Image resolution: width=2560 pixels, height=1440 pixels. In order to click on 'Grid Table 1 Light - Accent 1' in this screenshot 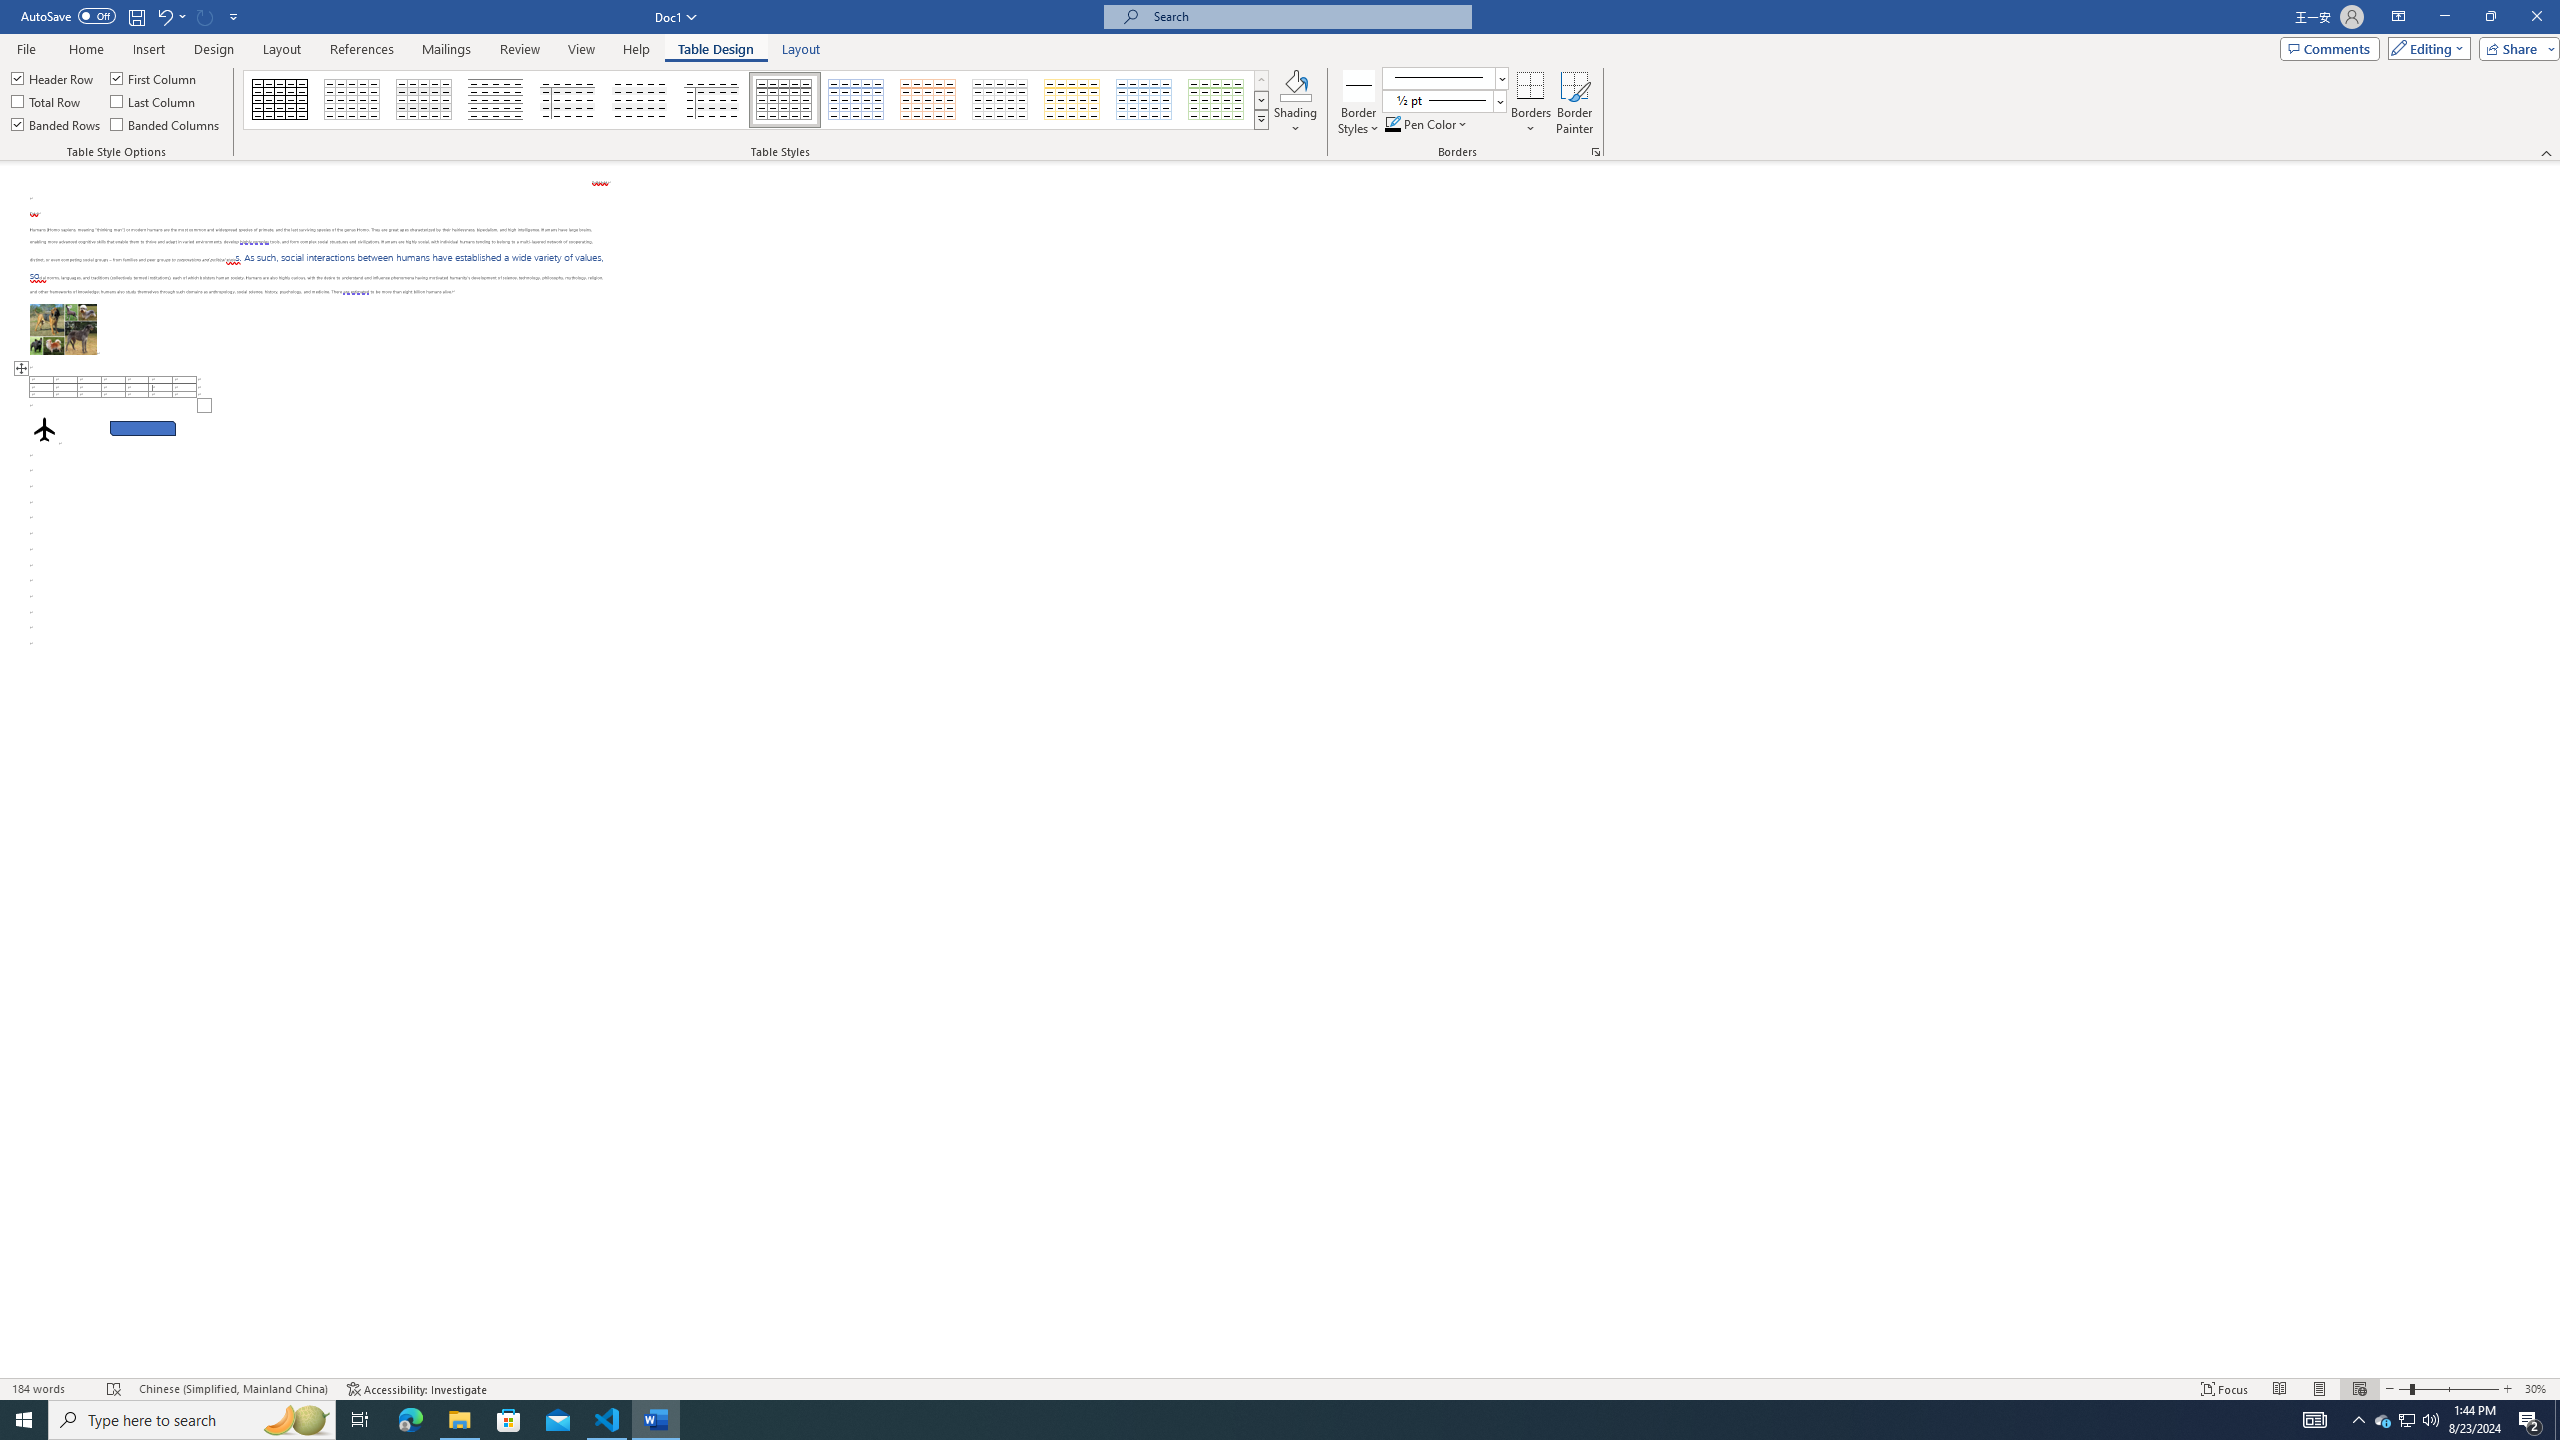, I will do `click(856, 99)`.